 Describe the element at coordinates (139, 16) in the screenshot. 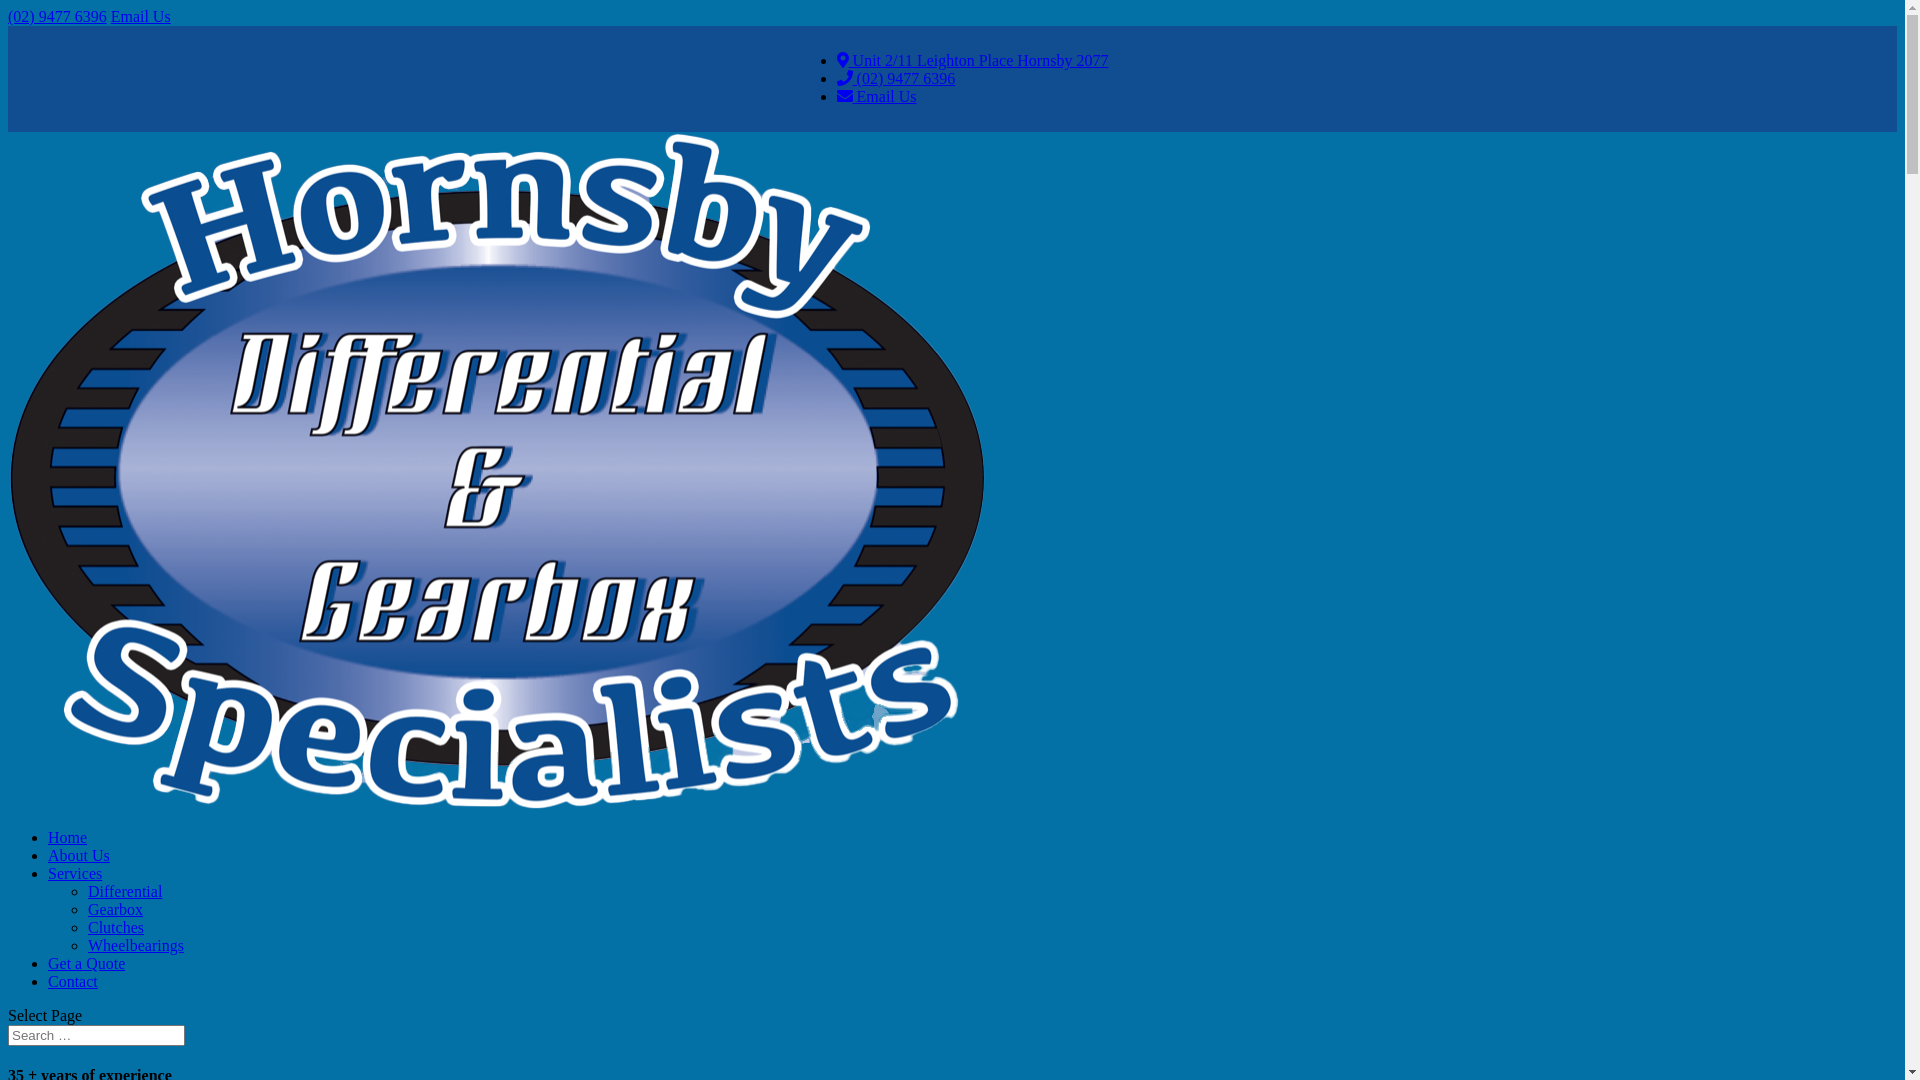

I see `'Email Us'` at that location.